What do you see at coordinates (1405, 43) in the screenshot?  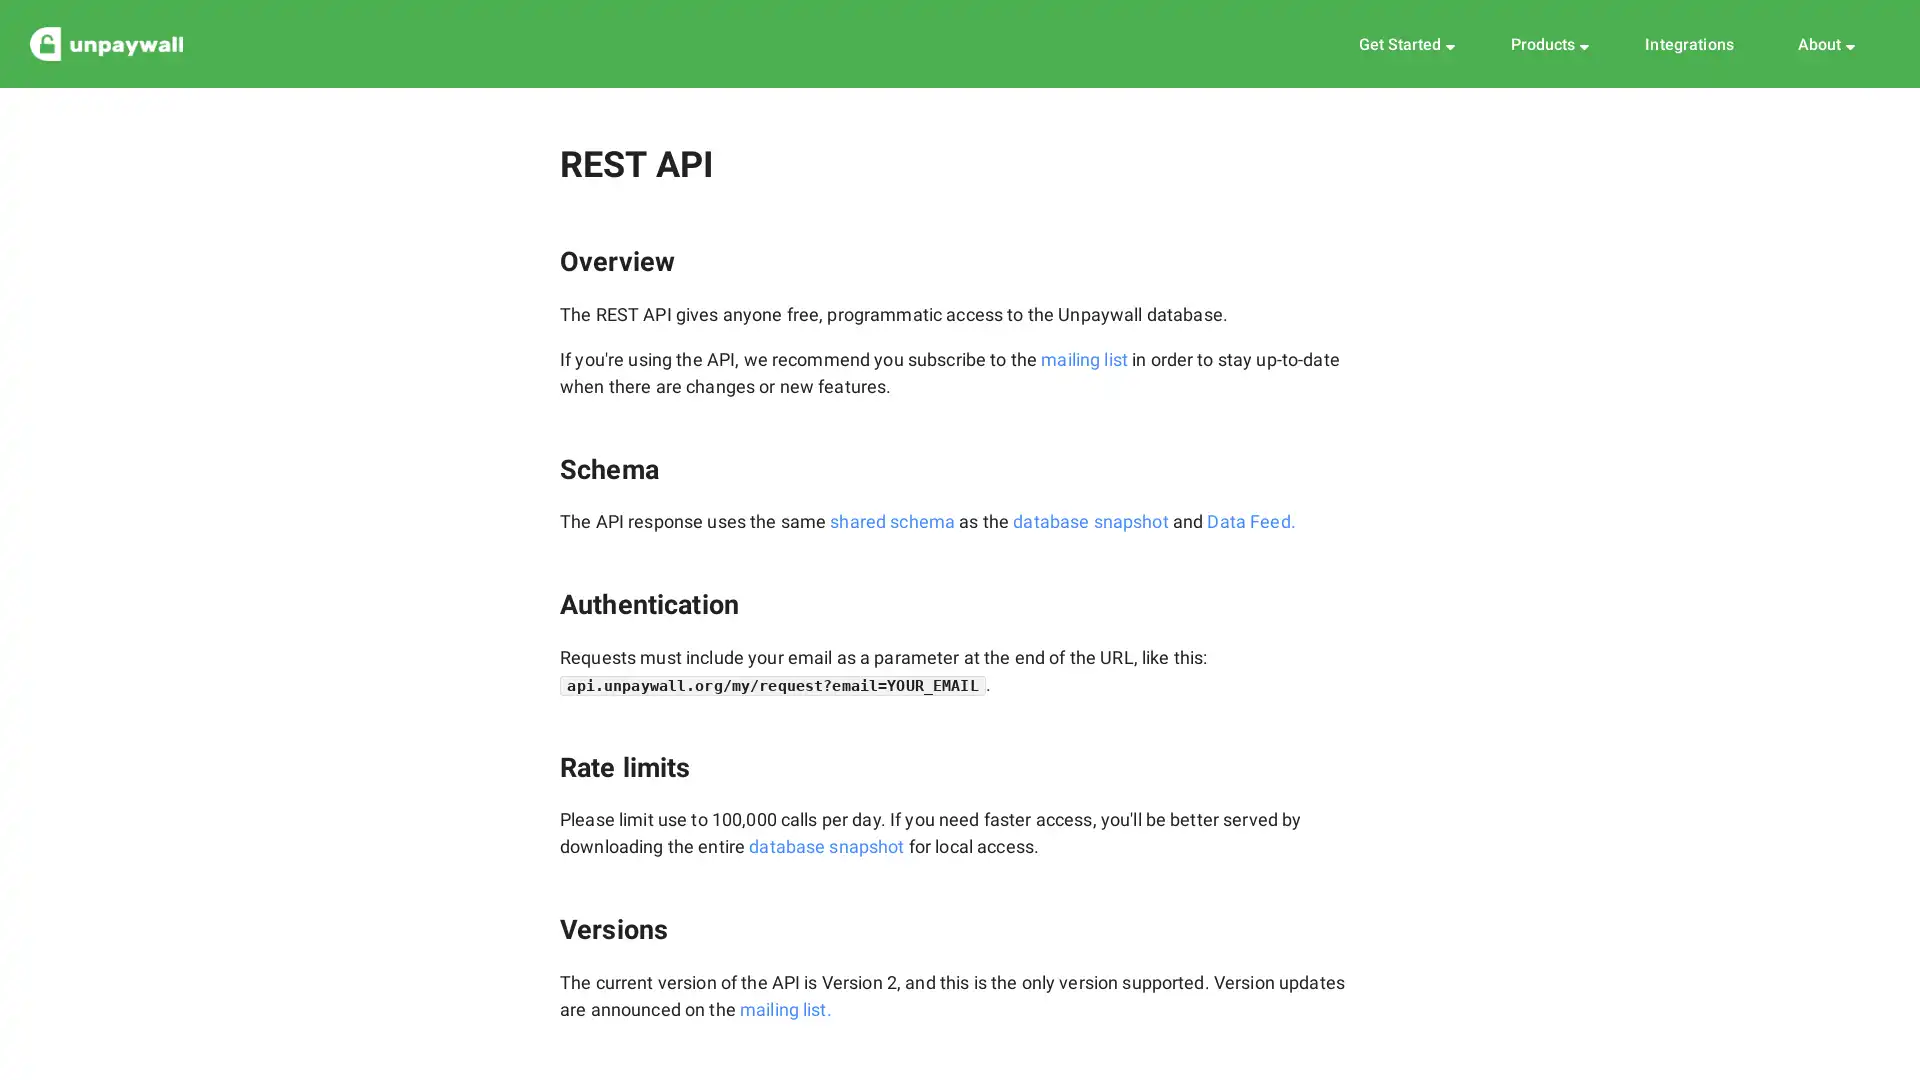 I see `Get Started` at bounding box center [1405, 43].